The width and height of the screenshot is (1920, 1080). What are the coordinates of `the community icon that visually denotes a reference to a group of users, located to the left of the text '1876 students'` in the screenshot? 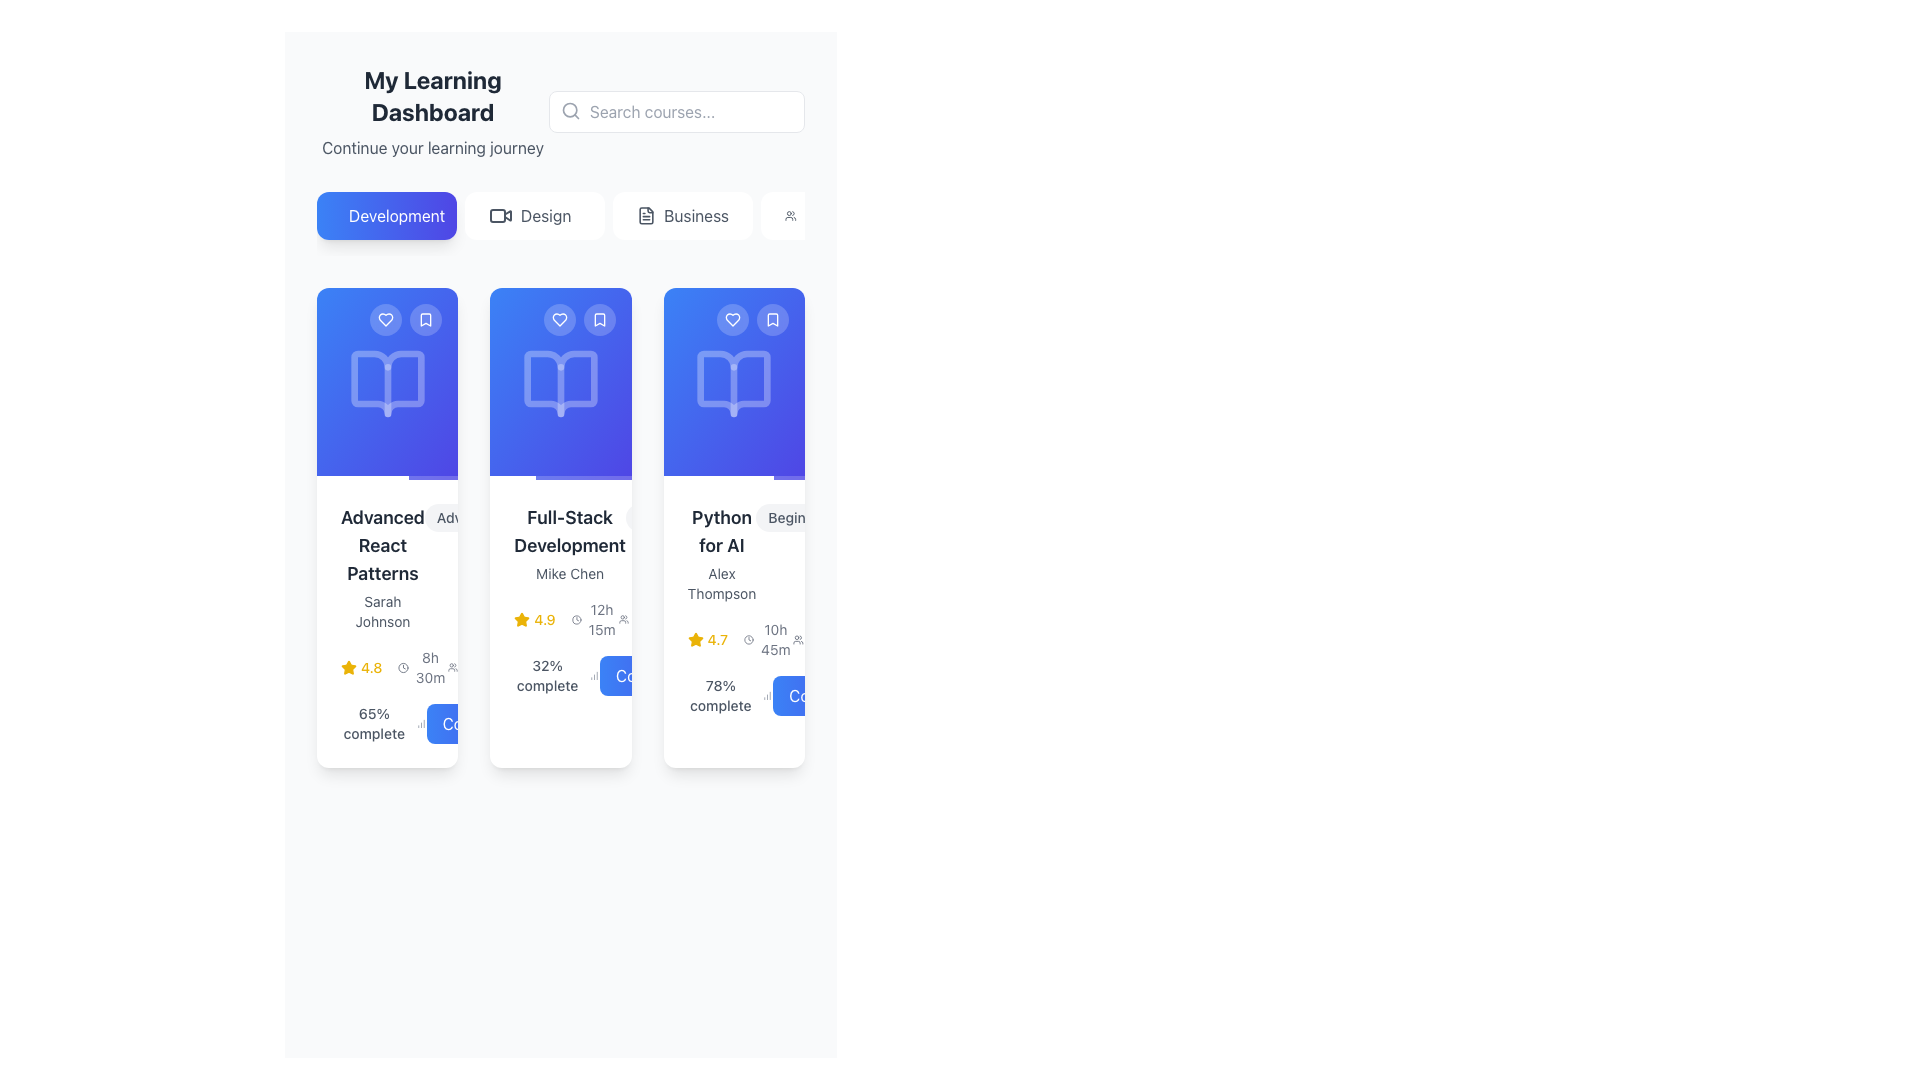 It's located at (797, 640).